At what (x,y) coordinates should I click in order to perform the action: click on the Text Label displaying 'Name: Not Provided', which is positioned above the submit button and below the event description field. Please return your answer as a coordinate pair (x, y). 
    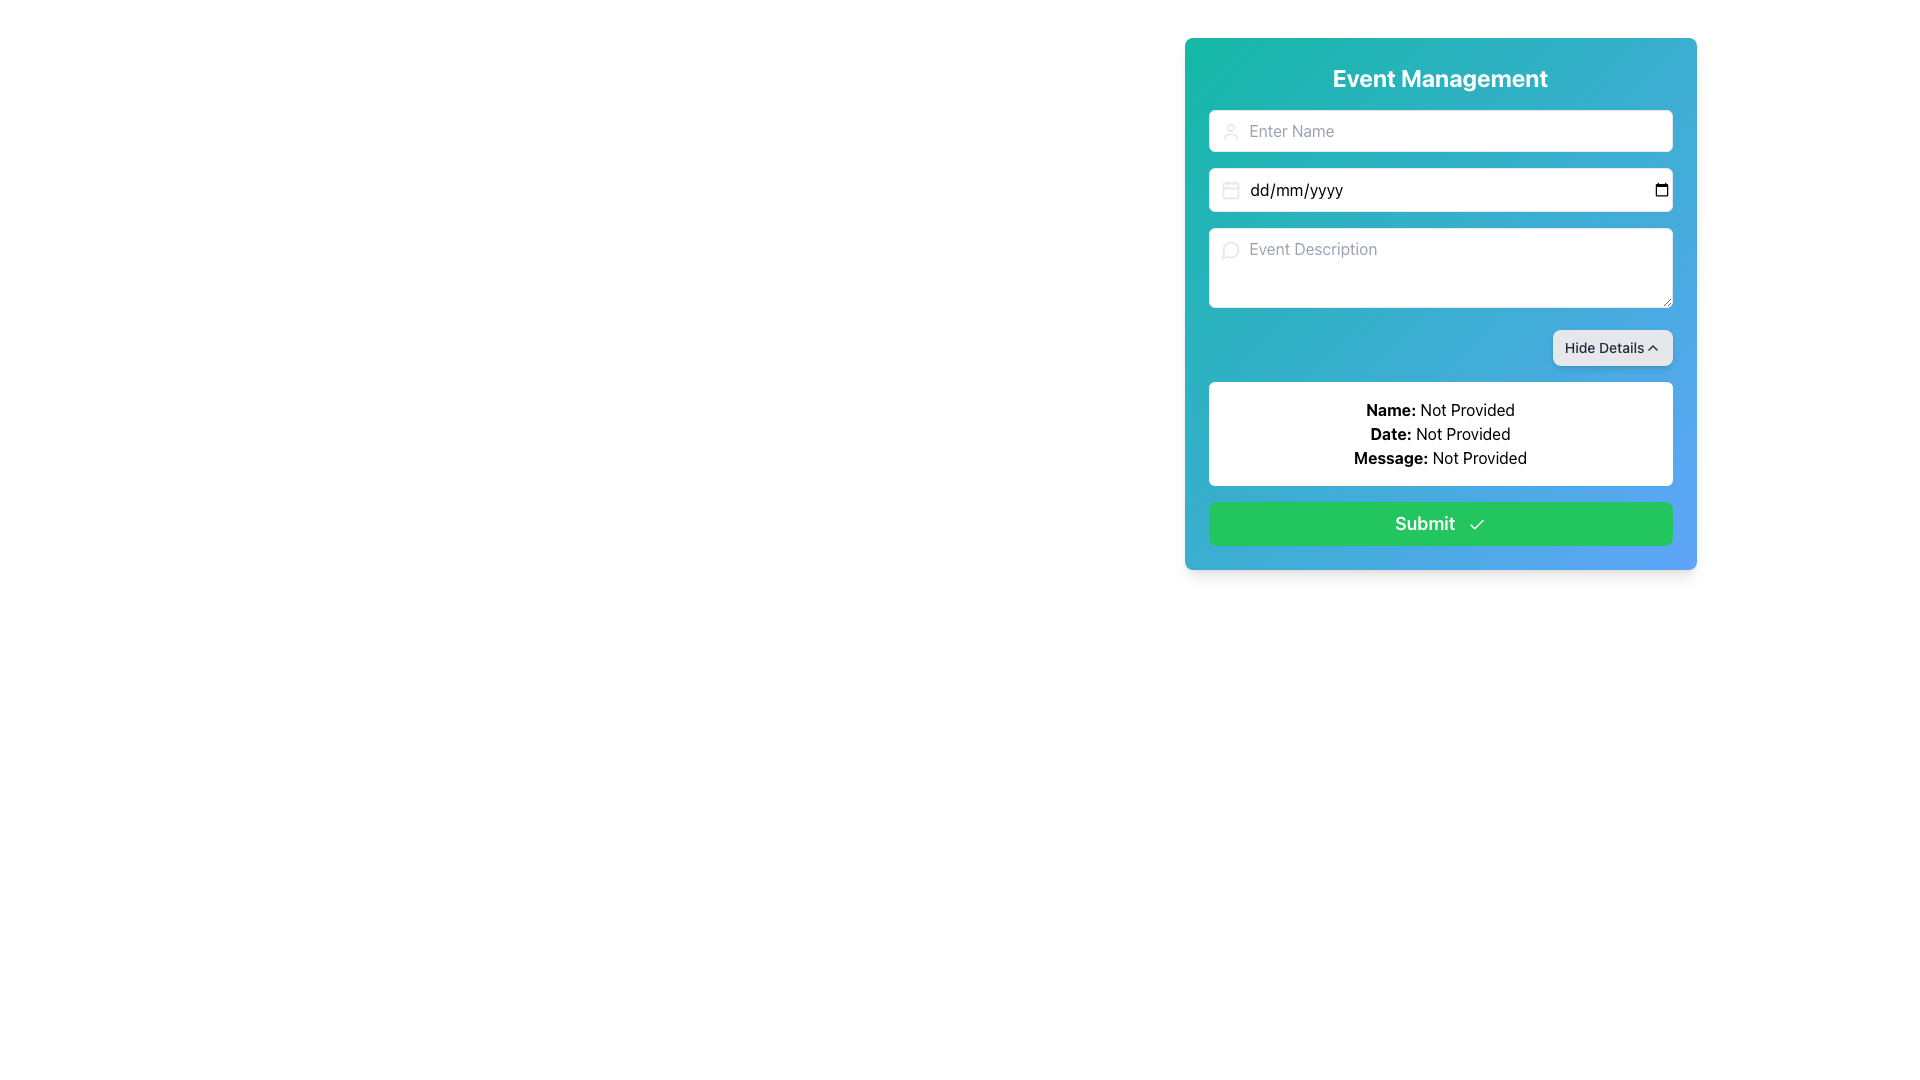
    Looking at the image, I should click on (1440, 408).